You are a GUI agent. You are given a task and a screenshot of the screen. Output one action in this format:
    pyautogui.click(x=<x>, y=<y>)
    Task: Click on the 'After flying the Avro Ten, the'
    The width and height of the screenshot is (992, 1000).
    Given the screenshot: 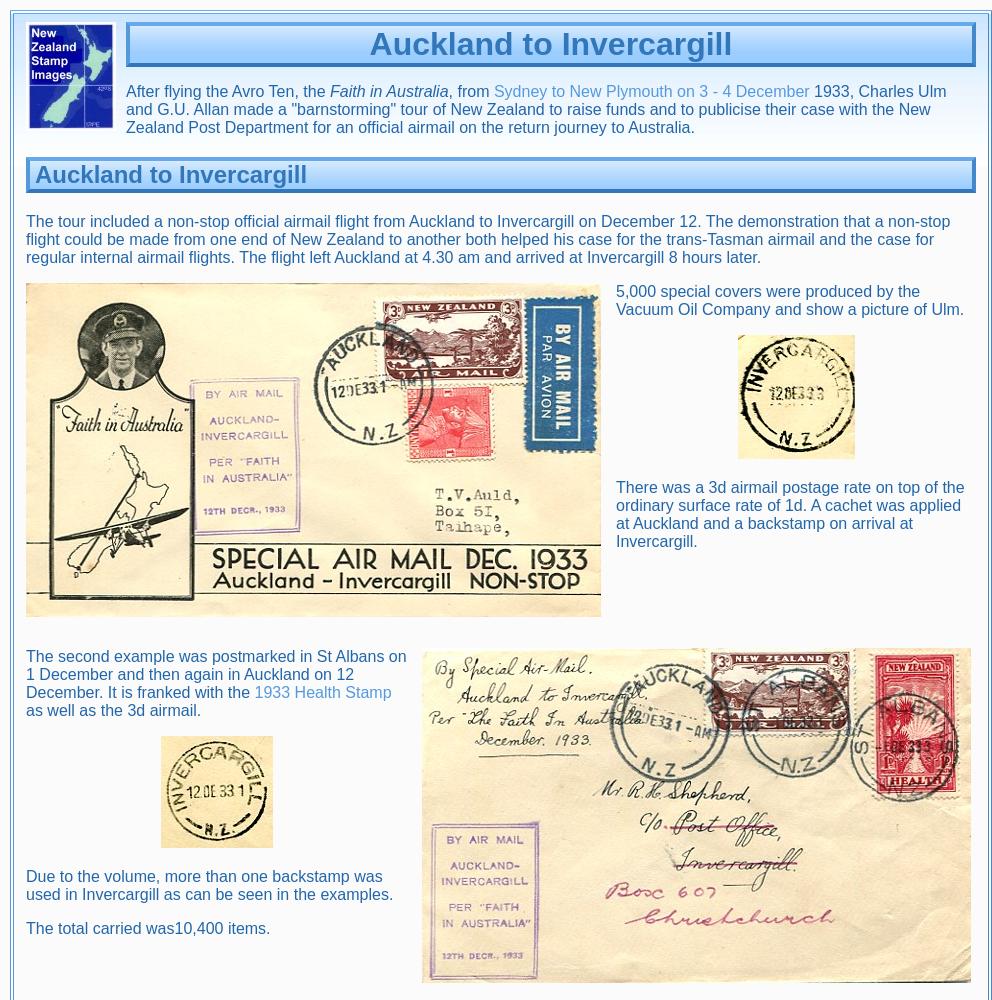 What is the action you would take?
    pyautogui.click(x=227, y=90)
    